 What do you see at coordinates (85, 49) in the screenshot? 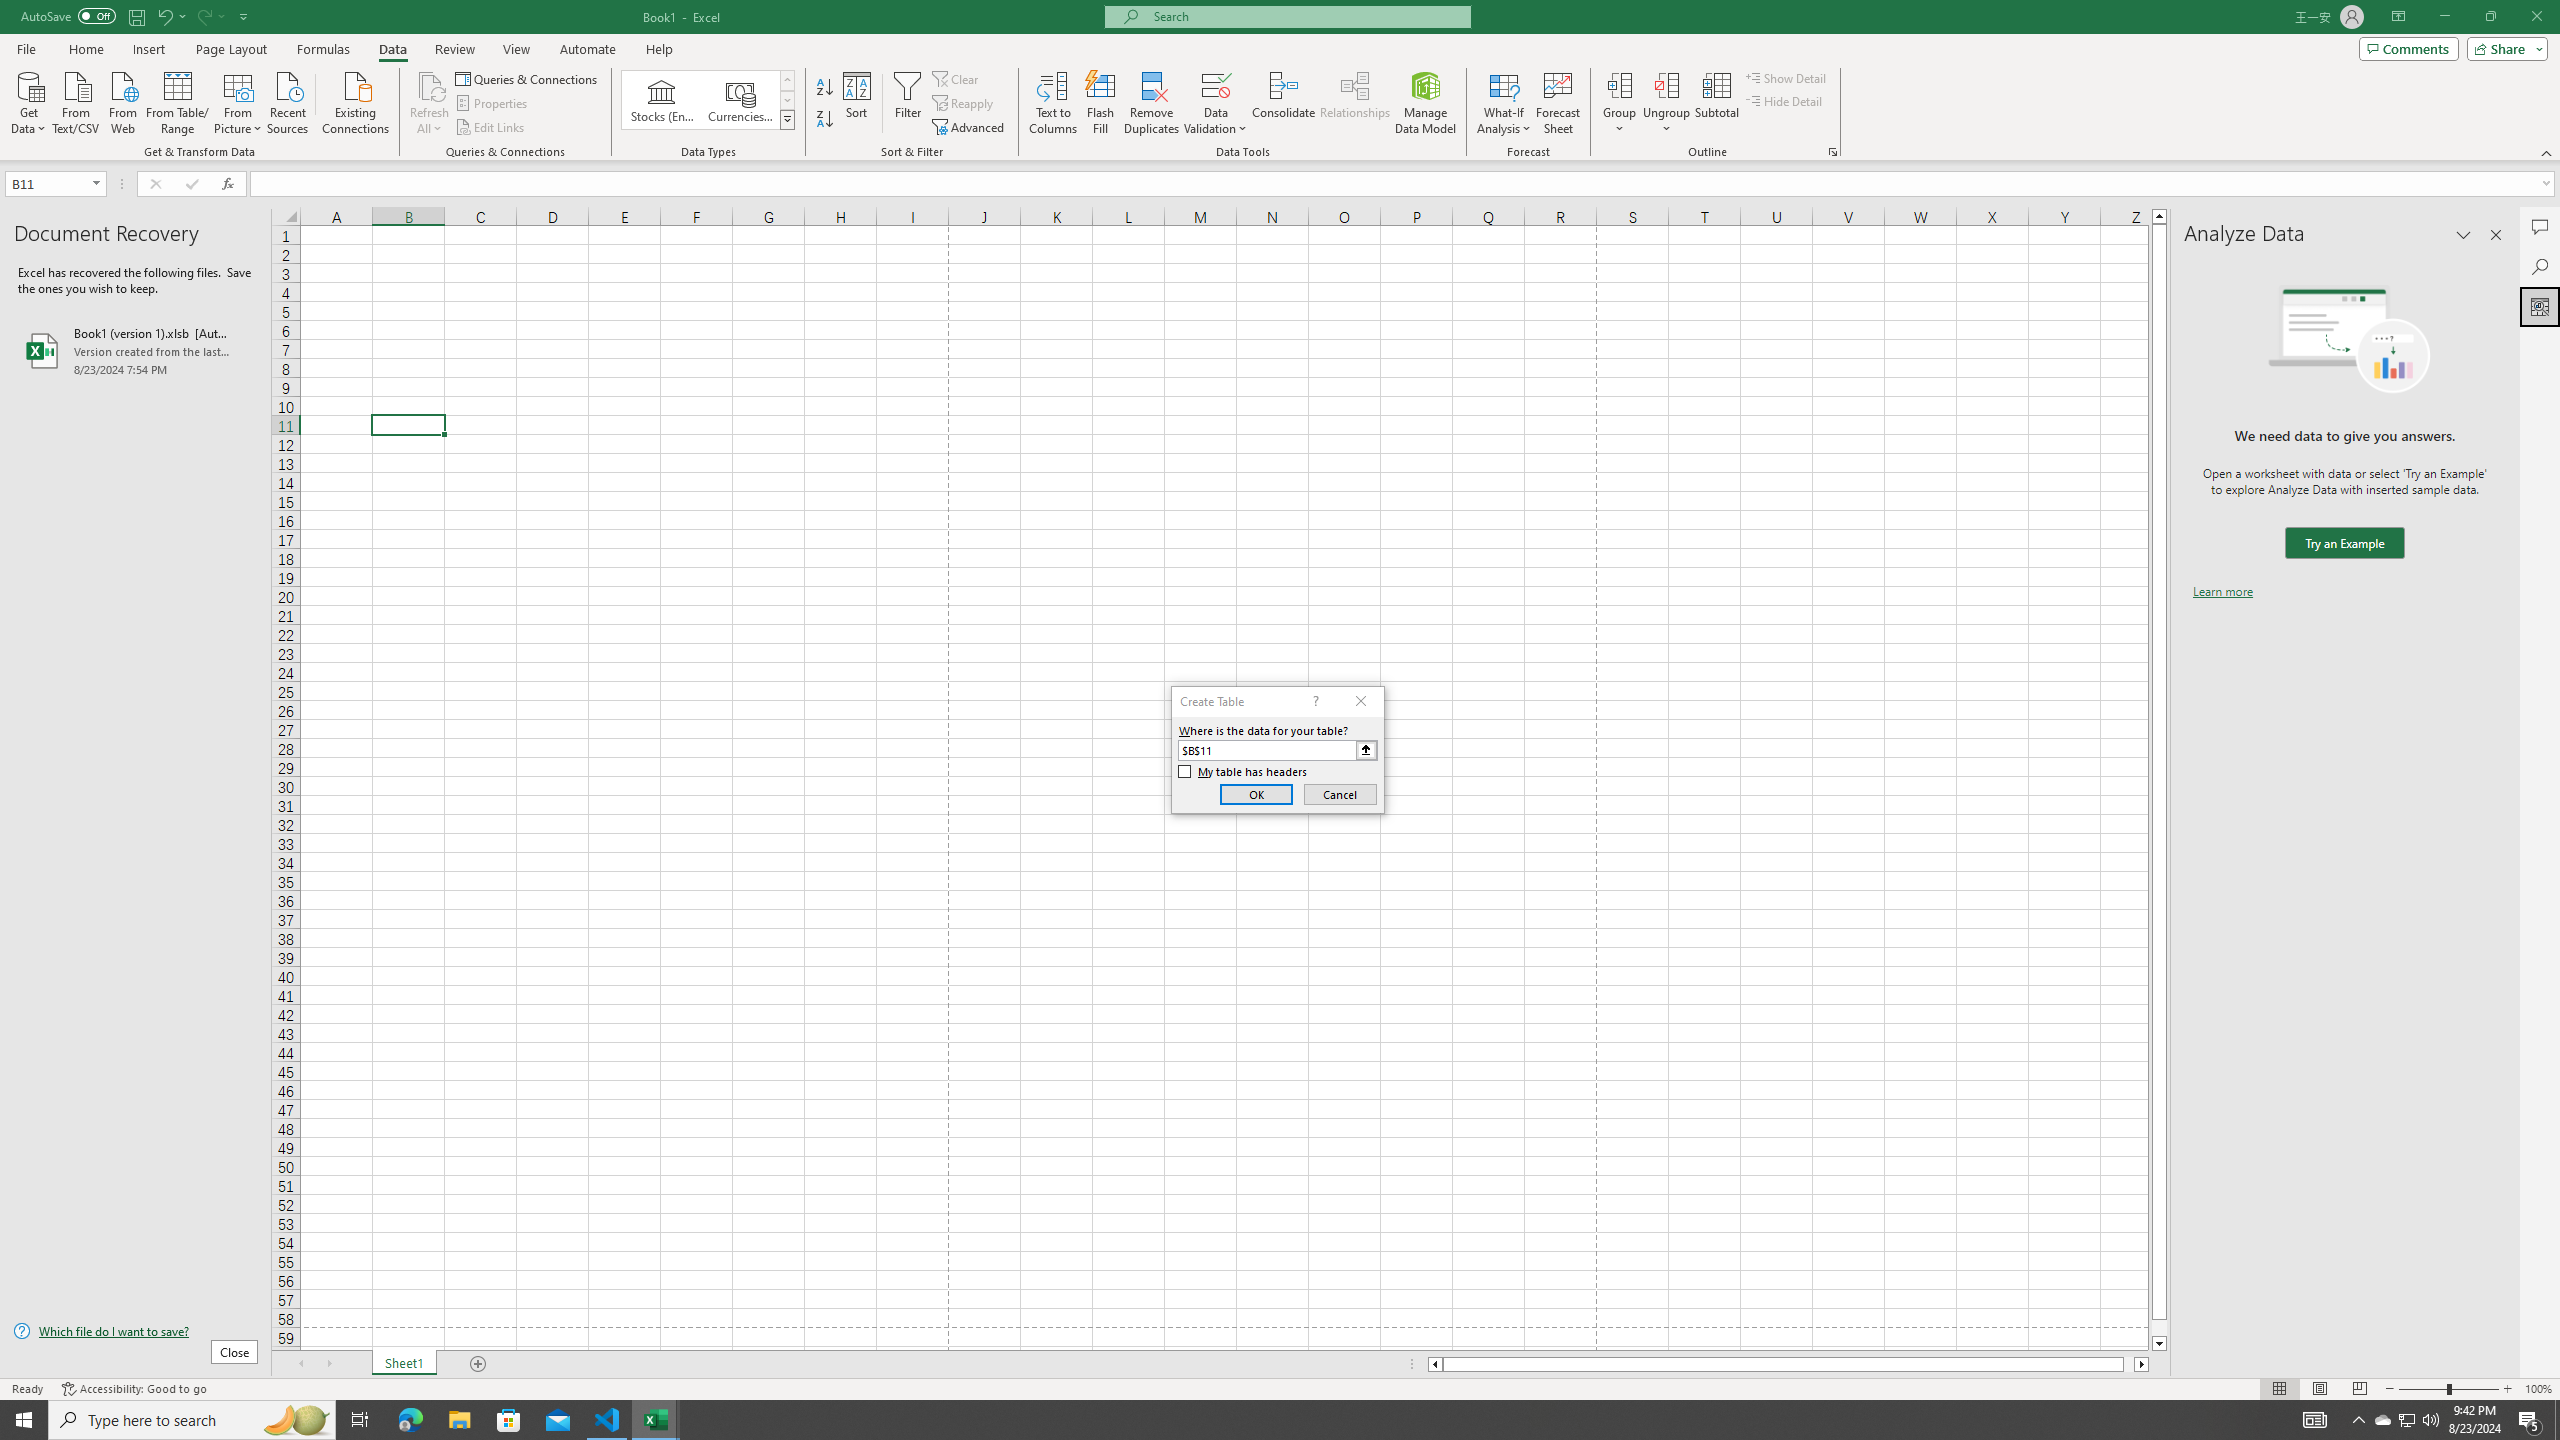
I see `'Home'` at bounding box center [85, 49].